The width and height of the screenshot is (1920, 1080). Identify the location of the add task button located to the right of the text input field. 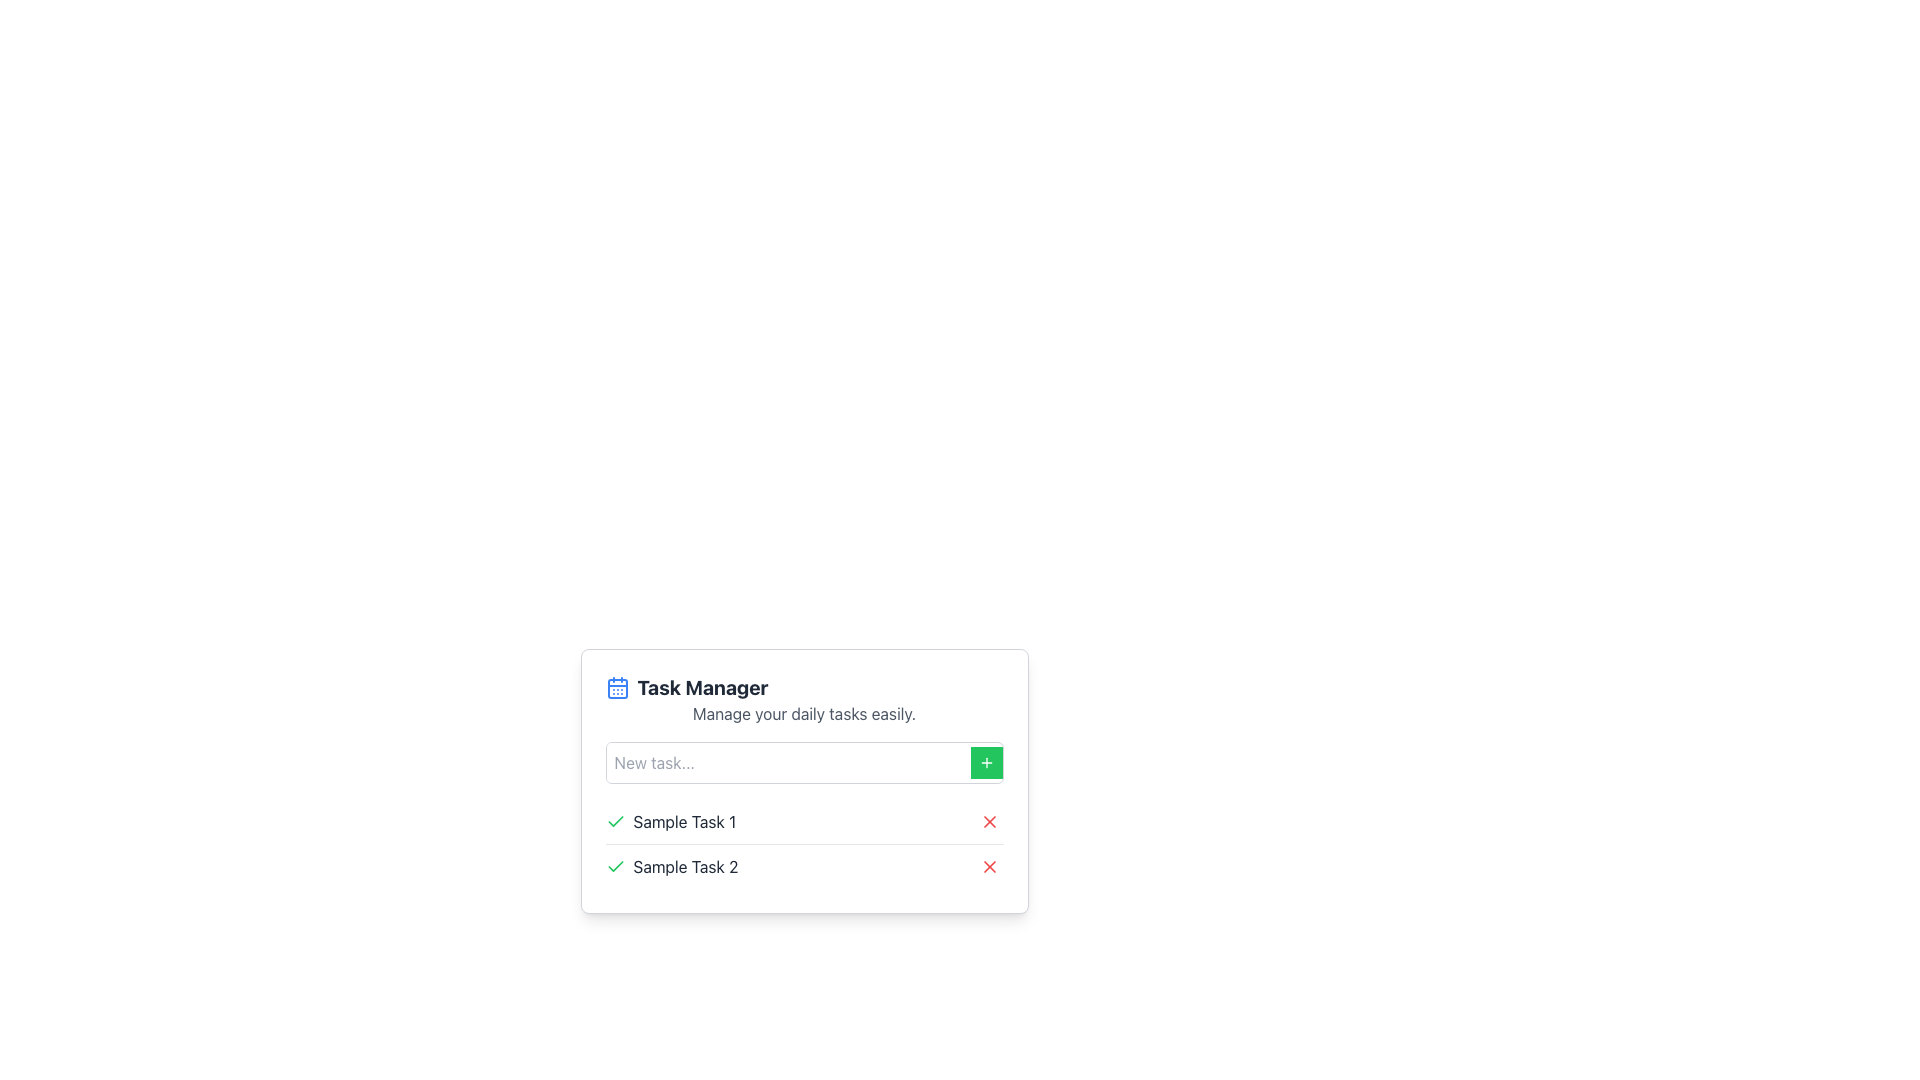
(986, 763).